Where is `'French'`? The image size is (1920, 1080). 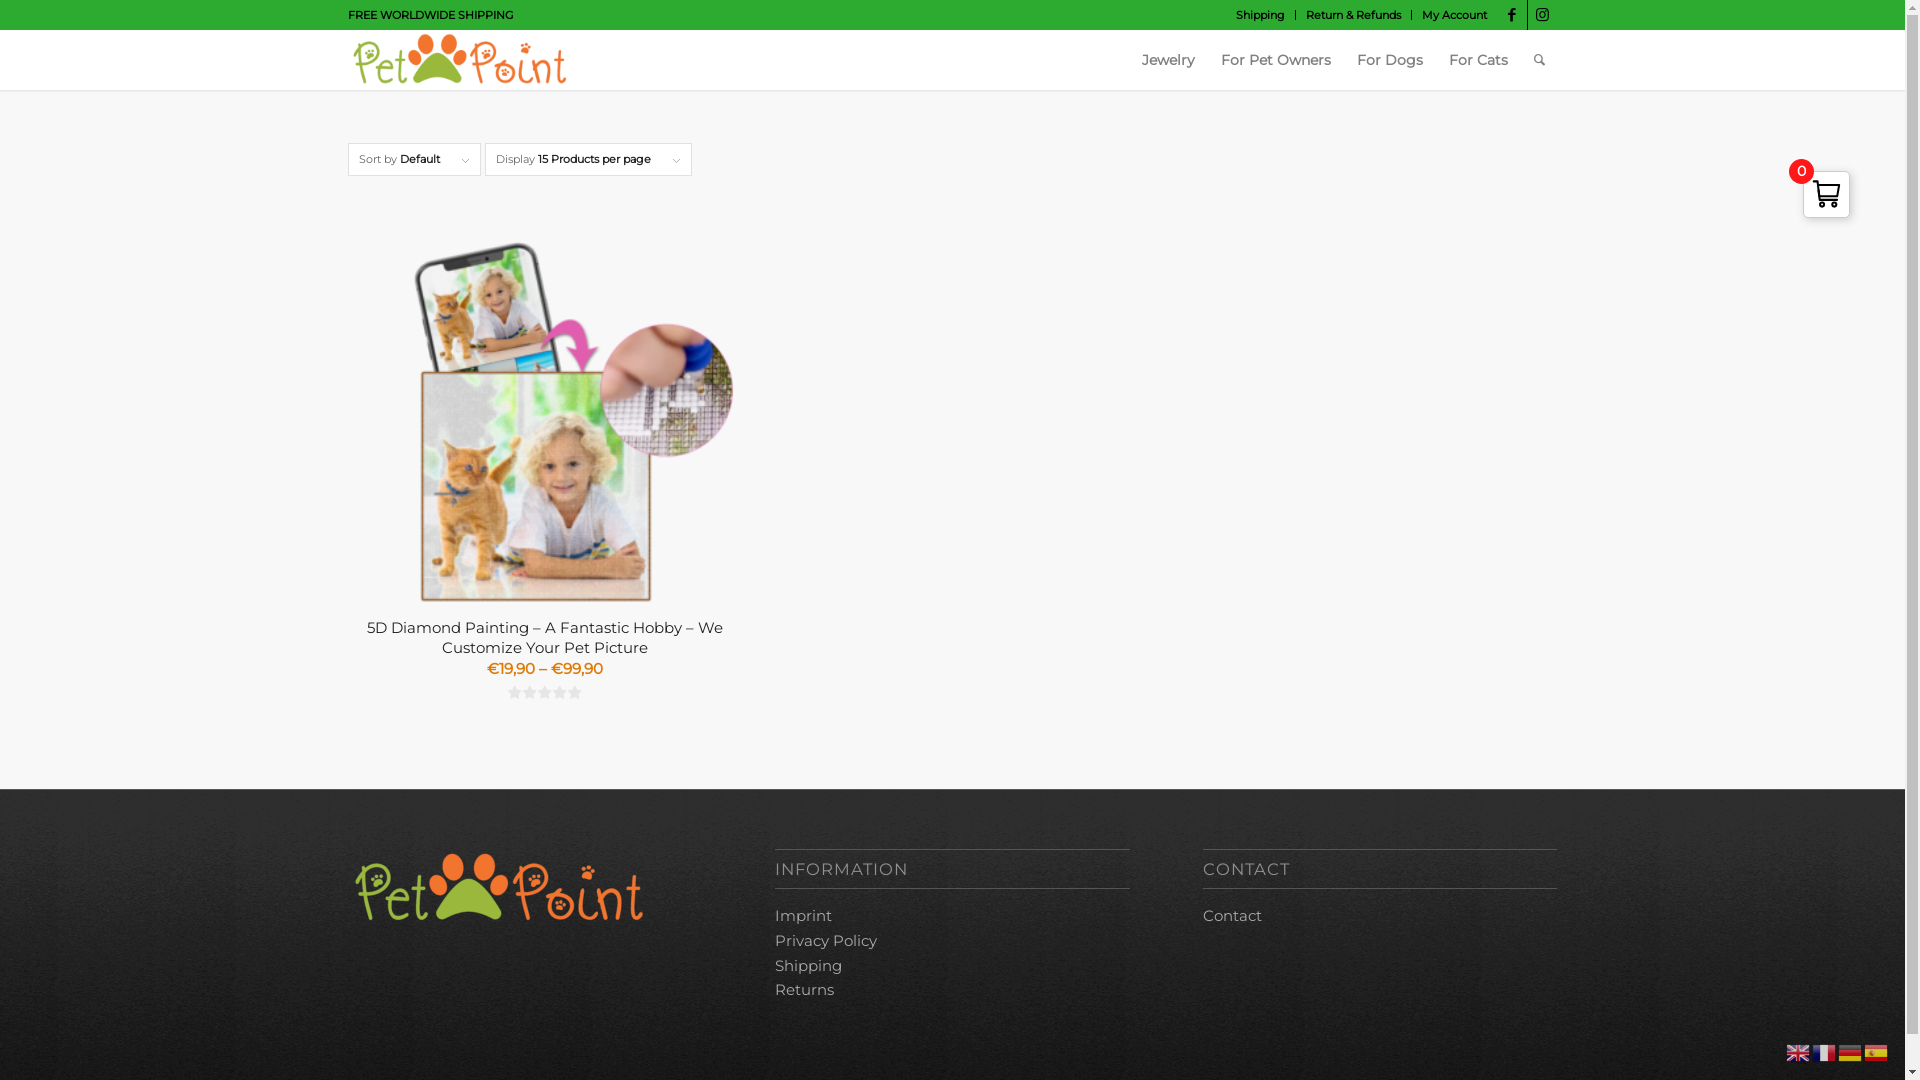 'French' is located at coordinates (1824, 1050).